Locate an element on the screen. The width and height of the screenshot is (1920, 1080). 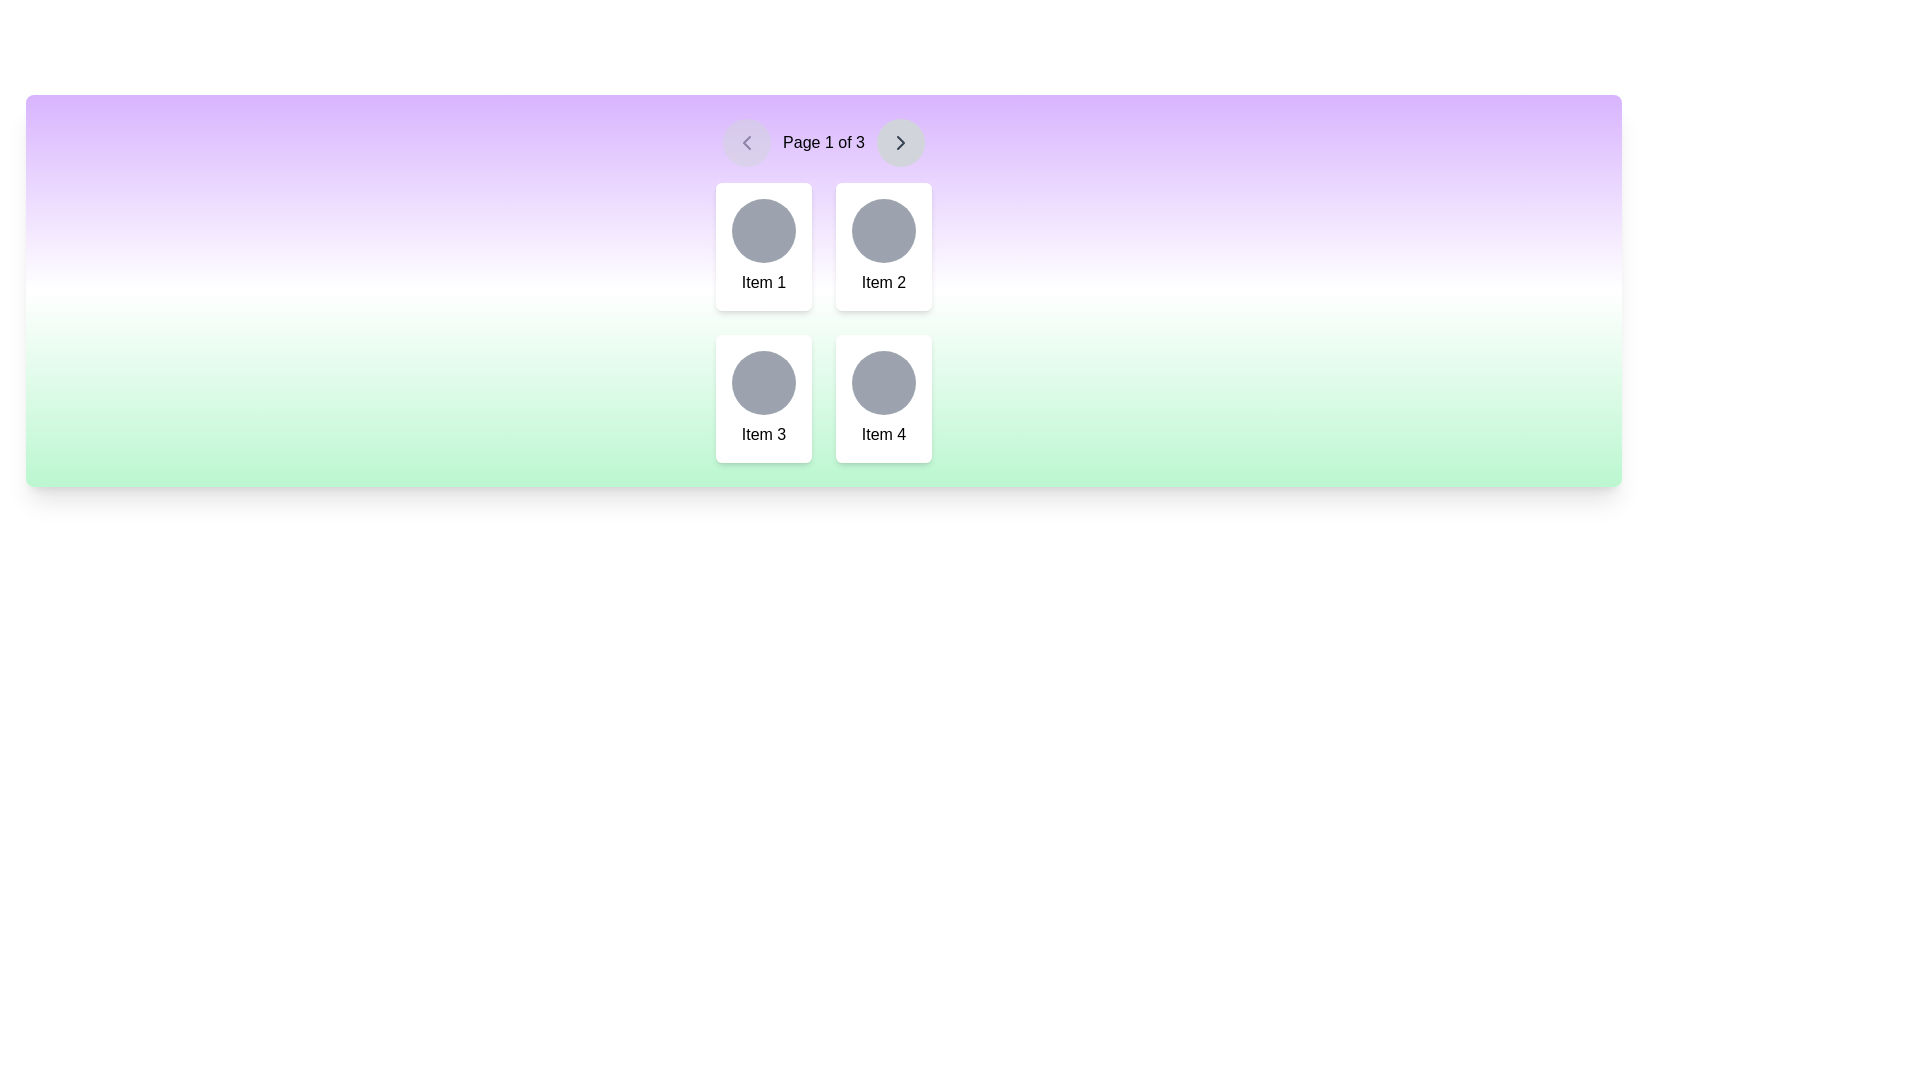
the static text display that shows the current page and total number of pages in the pagination bar, centrally placed between left and right chevron buttons is located at coordinates (824, 141).